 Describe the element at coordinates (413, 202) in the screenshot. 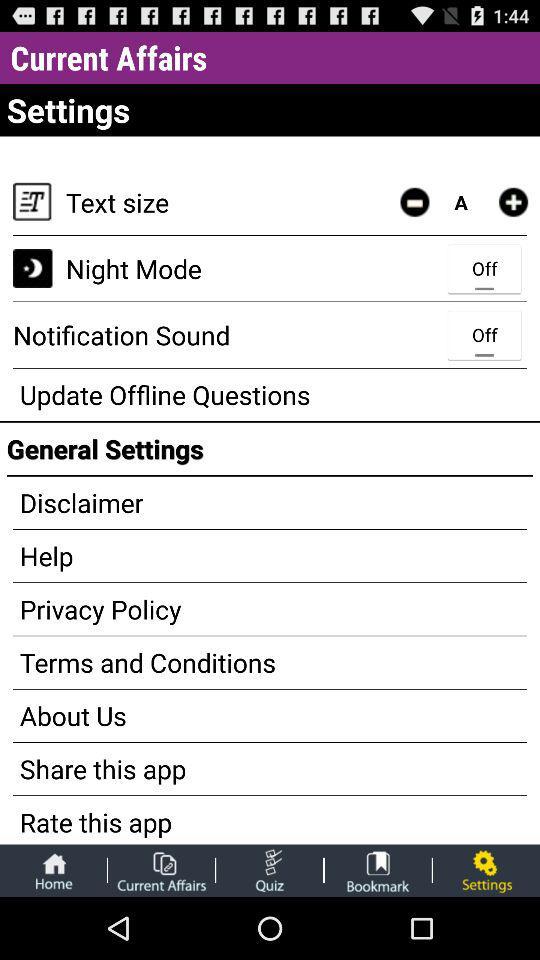

I see `icon next to the a item` at that location.